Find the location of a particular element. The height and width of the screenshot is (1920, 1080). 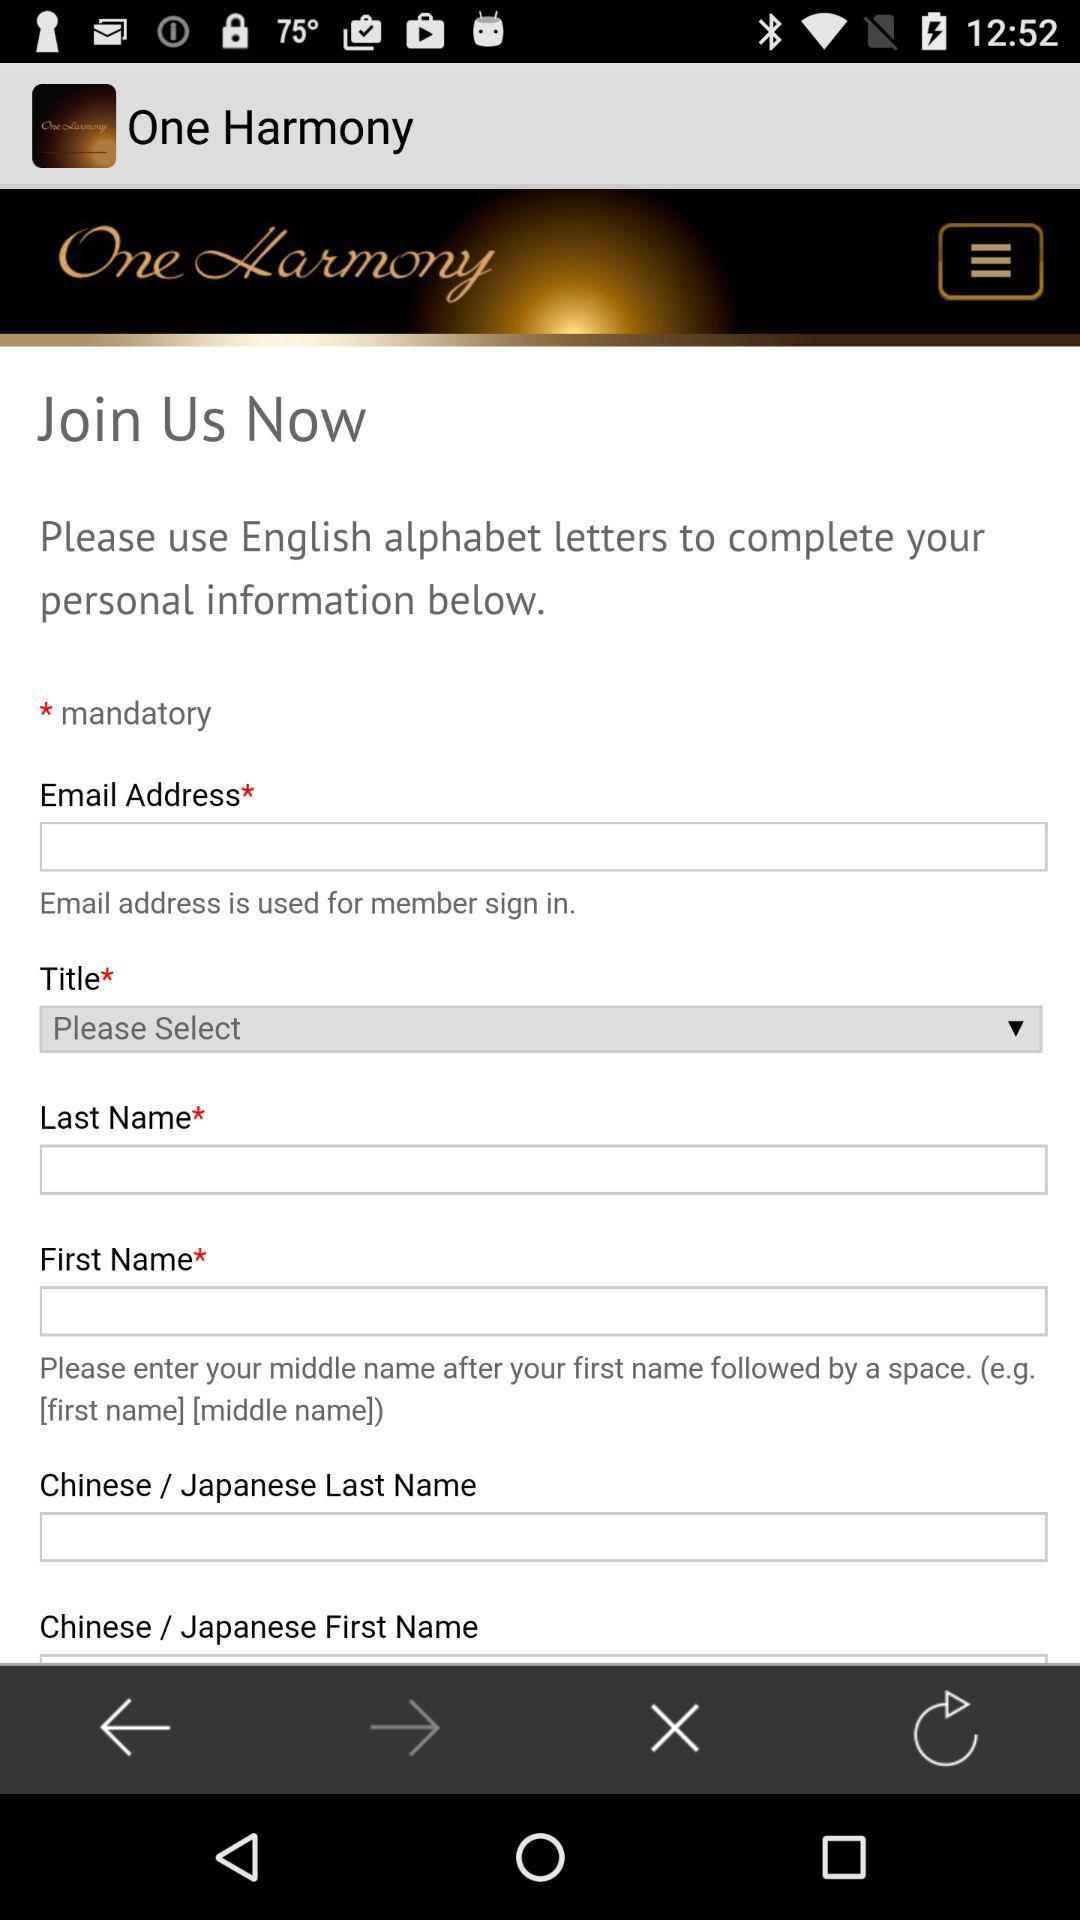

the refresh icon is located at coordinates (945, 1848).